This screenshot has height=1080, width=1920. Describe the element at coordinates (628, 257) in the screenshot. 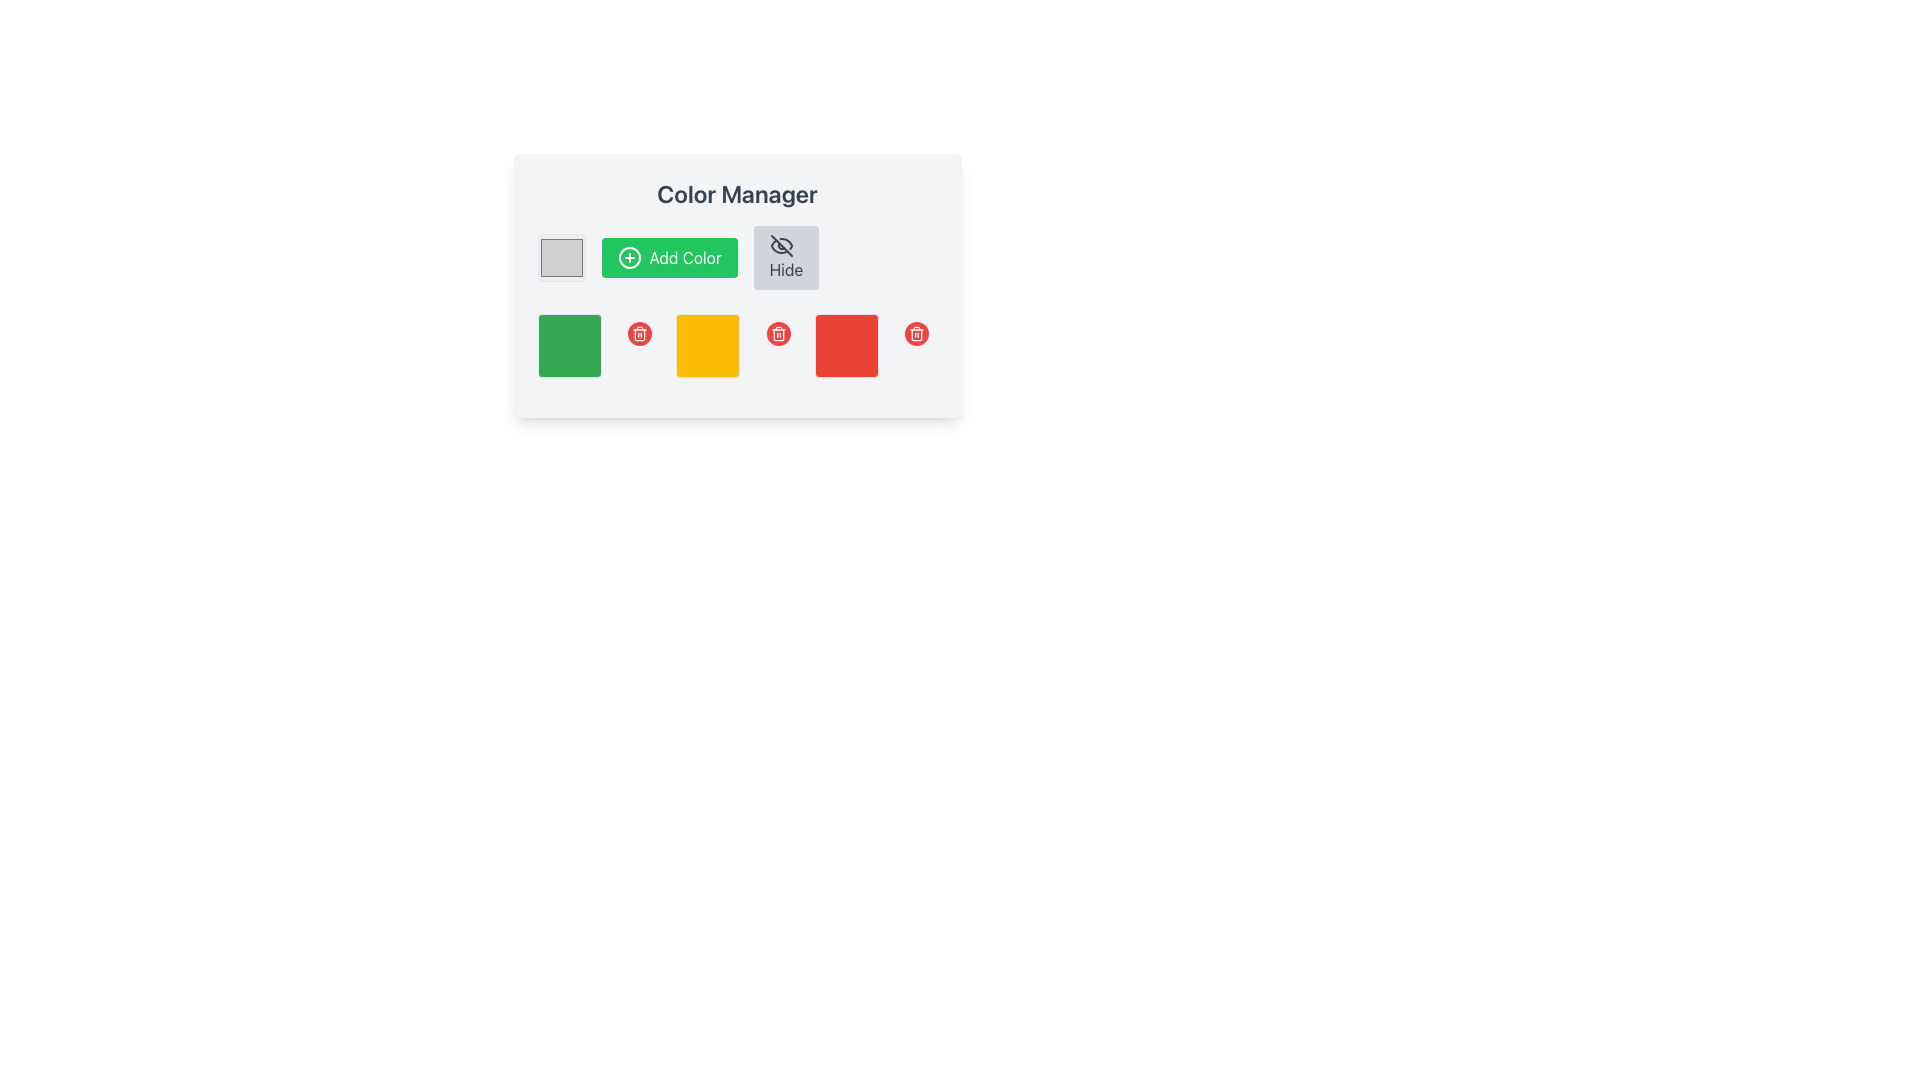

I see `the circular icon within the 'Add Color' button, which features a white circle with a plus symbol against a green background` at that location.